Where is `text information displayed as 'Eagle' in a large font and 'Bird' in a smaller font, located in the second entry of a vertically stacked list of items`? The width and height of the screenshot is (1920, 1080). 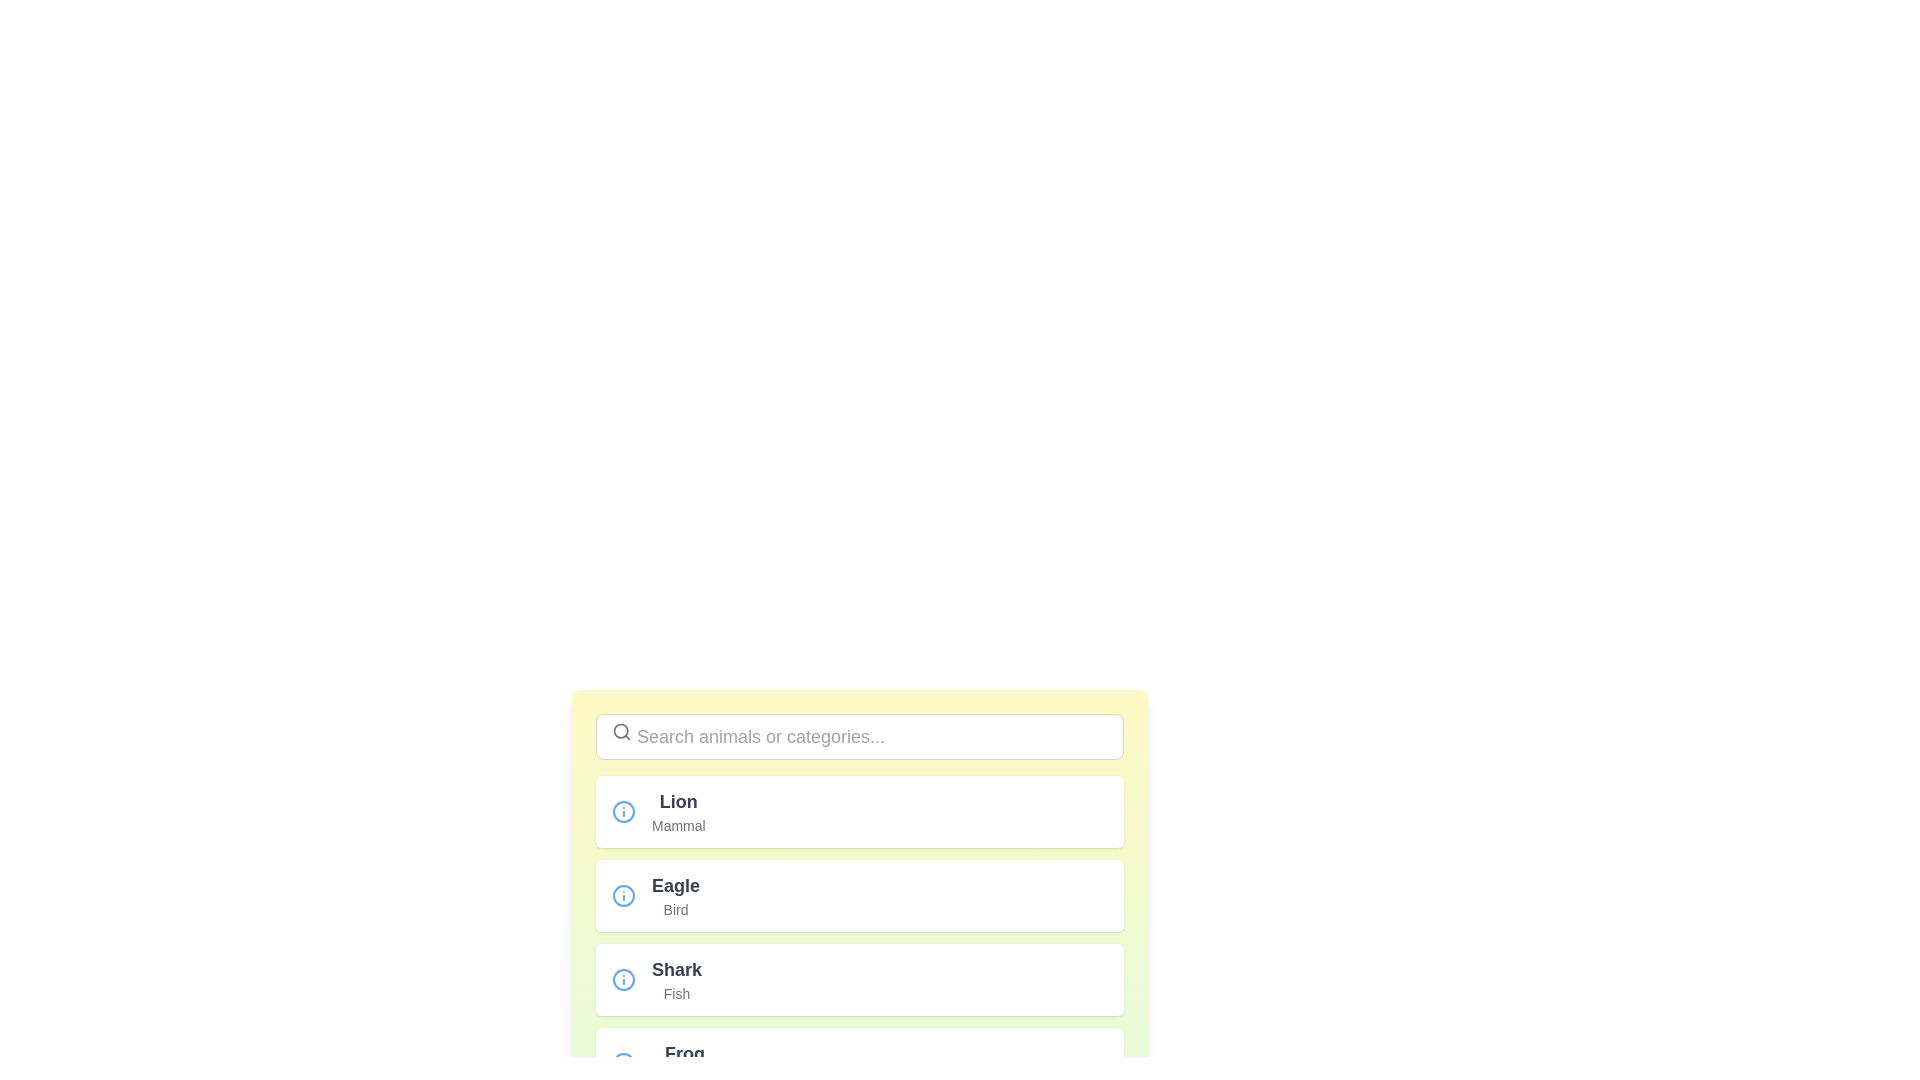 text information displayed as 'Eagle' in a large font and 'Bird' in a smaller font, located in the second entry of a vertically stacked list of items is located at coordinates (676, 894).